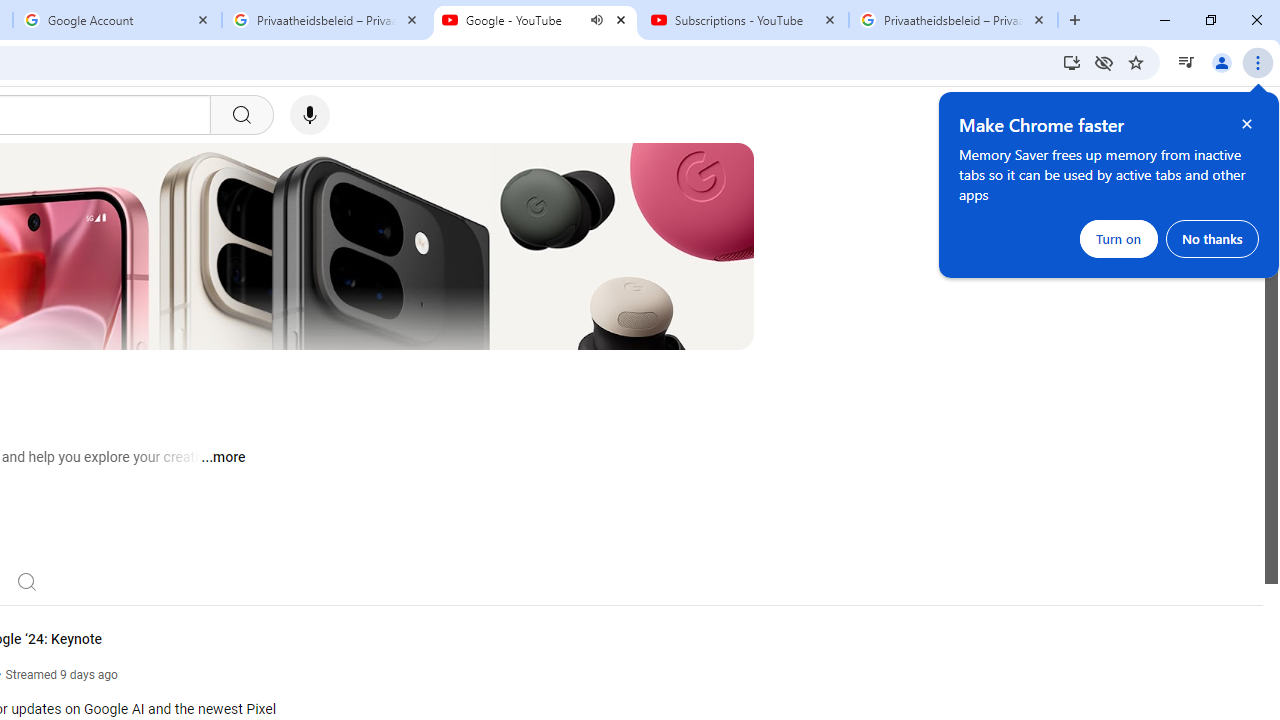  What do you see at coordinates (535, 20) in the screenshot?
I see `'Google - YouTube - Audio playing'` at bounding box center [535, 20].